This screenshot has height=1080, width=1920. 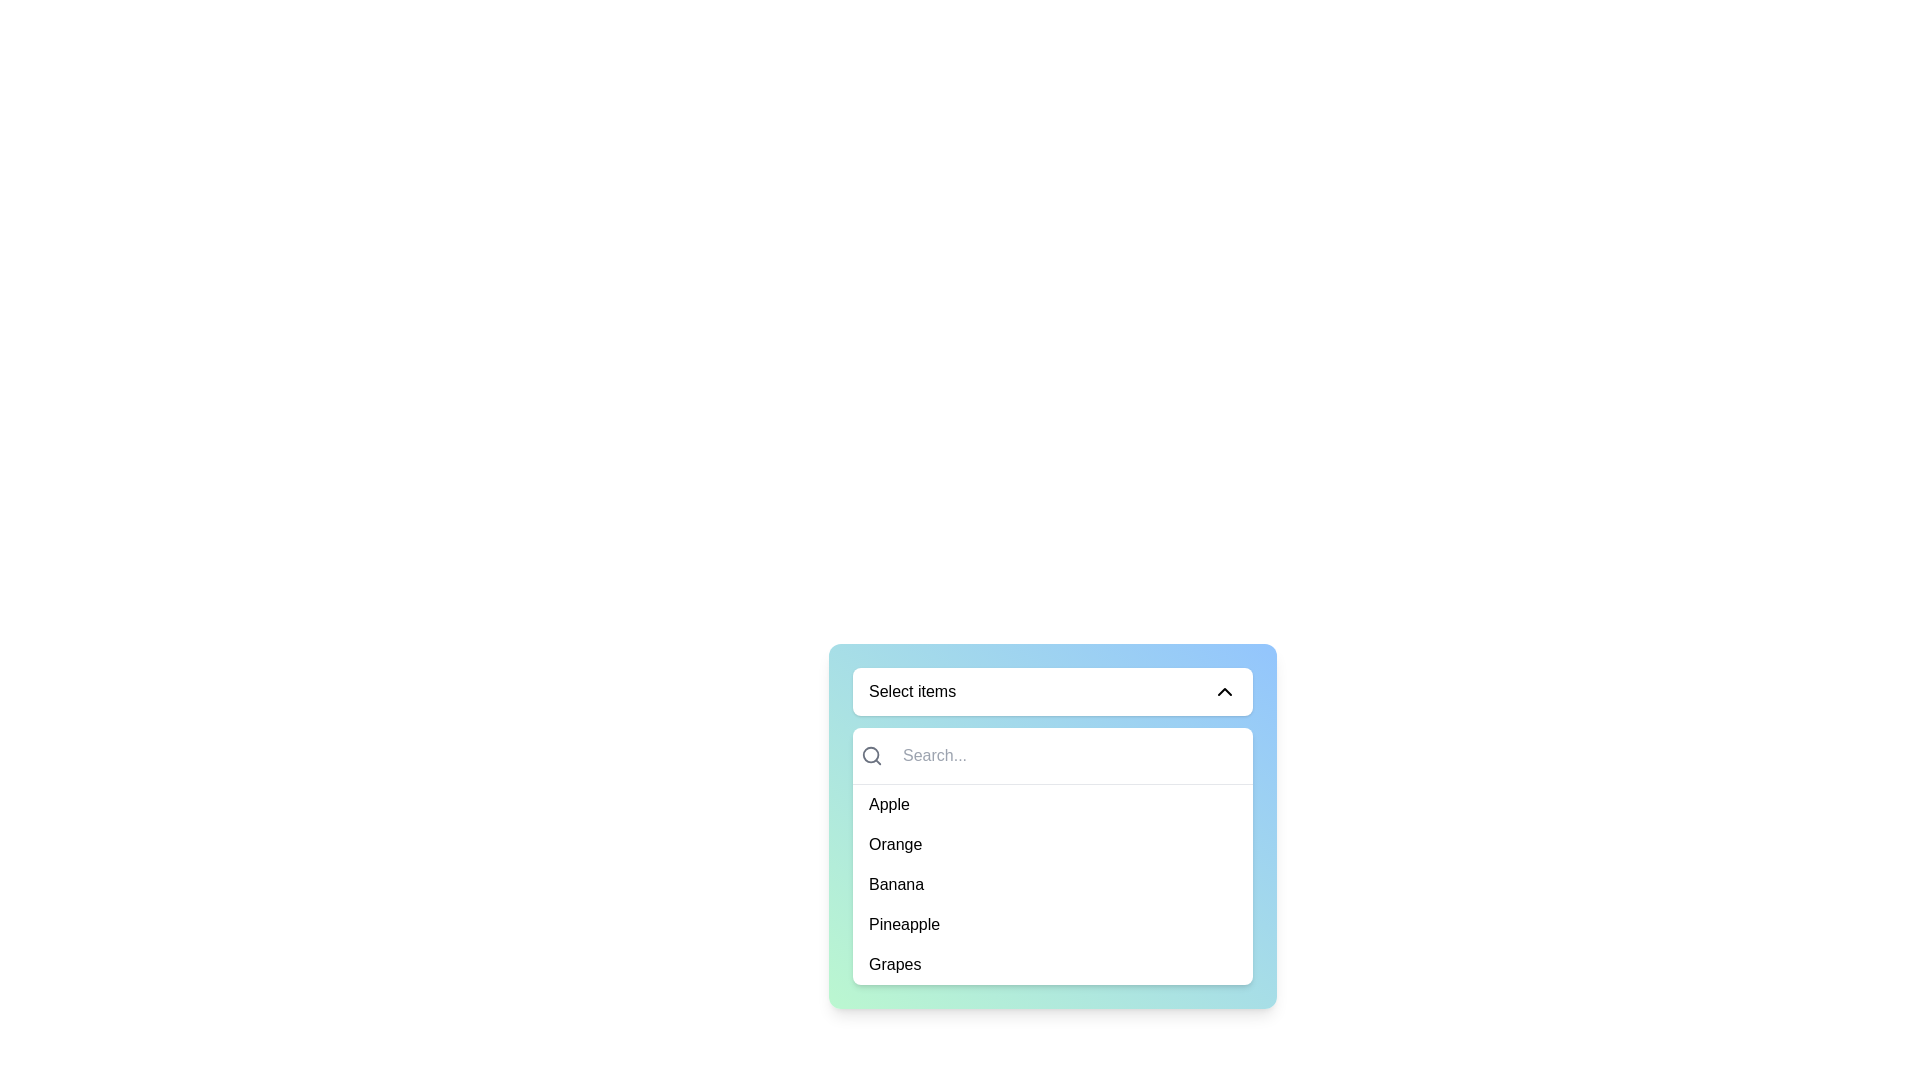 What do you see at coordinates (903, 925) in the screenshot?
I see `the static text label representing 'Pineapple' in the selectable list of options` at bounding box center [903, 925].